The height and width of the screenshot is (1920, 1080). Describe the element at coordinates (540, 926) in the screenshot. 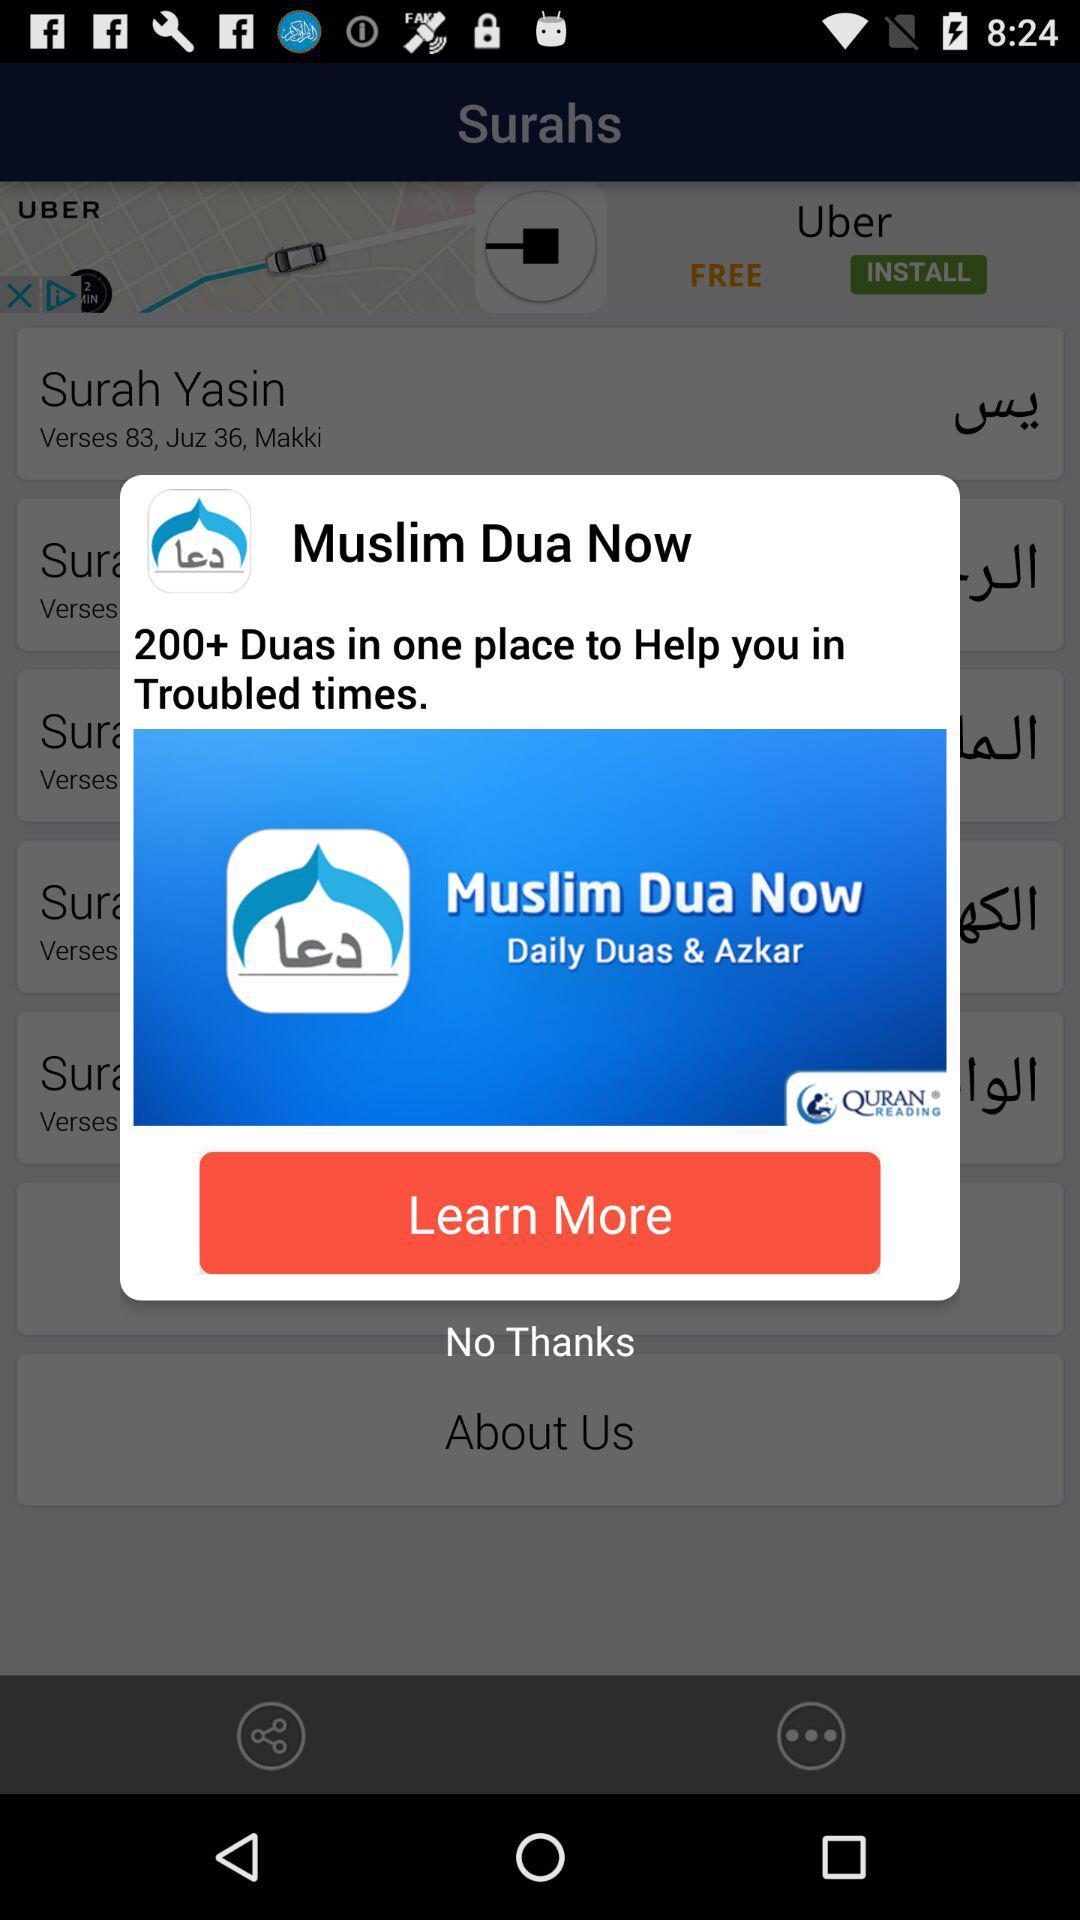

I see `quran reading` at that location.